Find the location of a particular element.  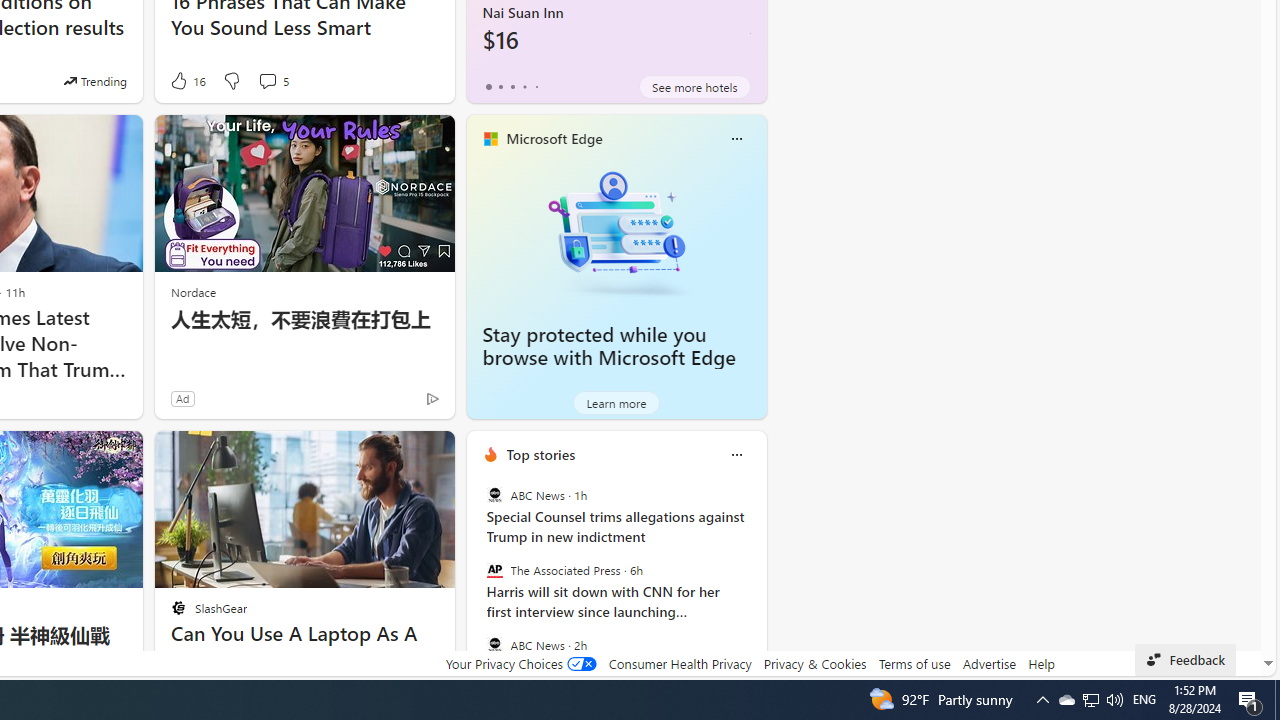

'The Associated Press' is located at coordinates (494, 570).